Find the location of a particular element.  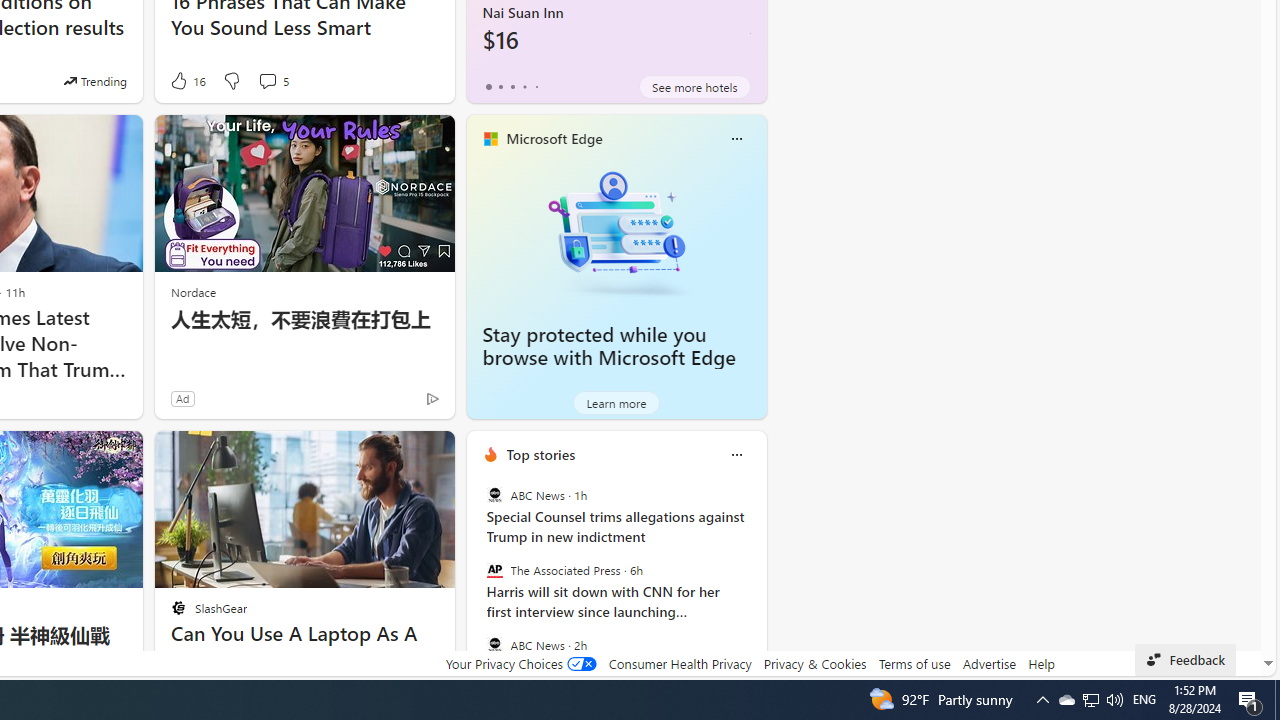

'The Associated Press' is located at coordinates (494, 570).